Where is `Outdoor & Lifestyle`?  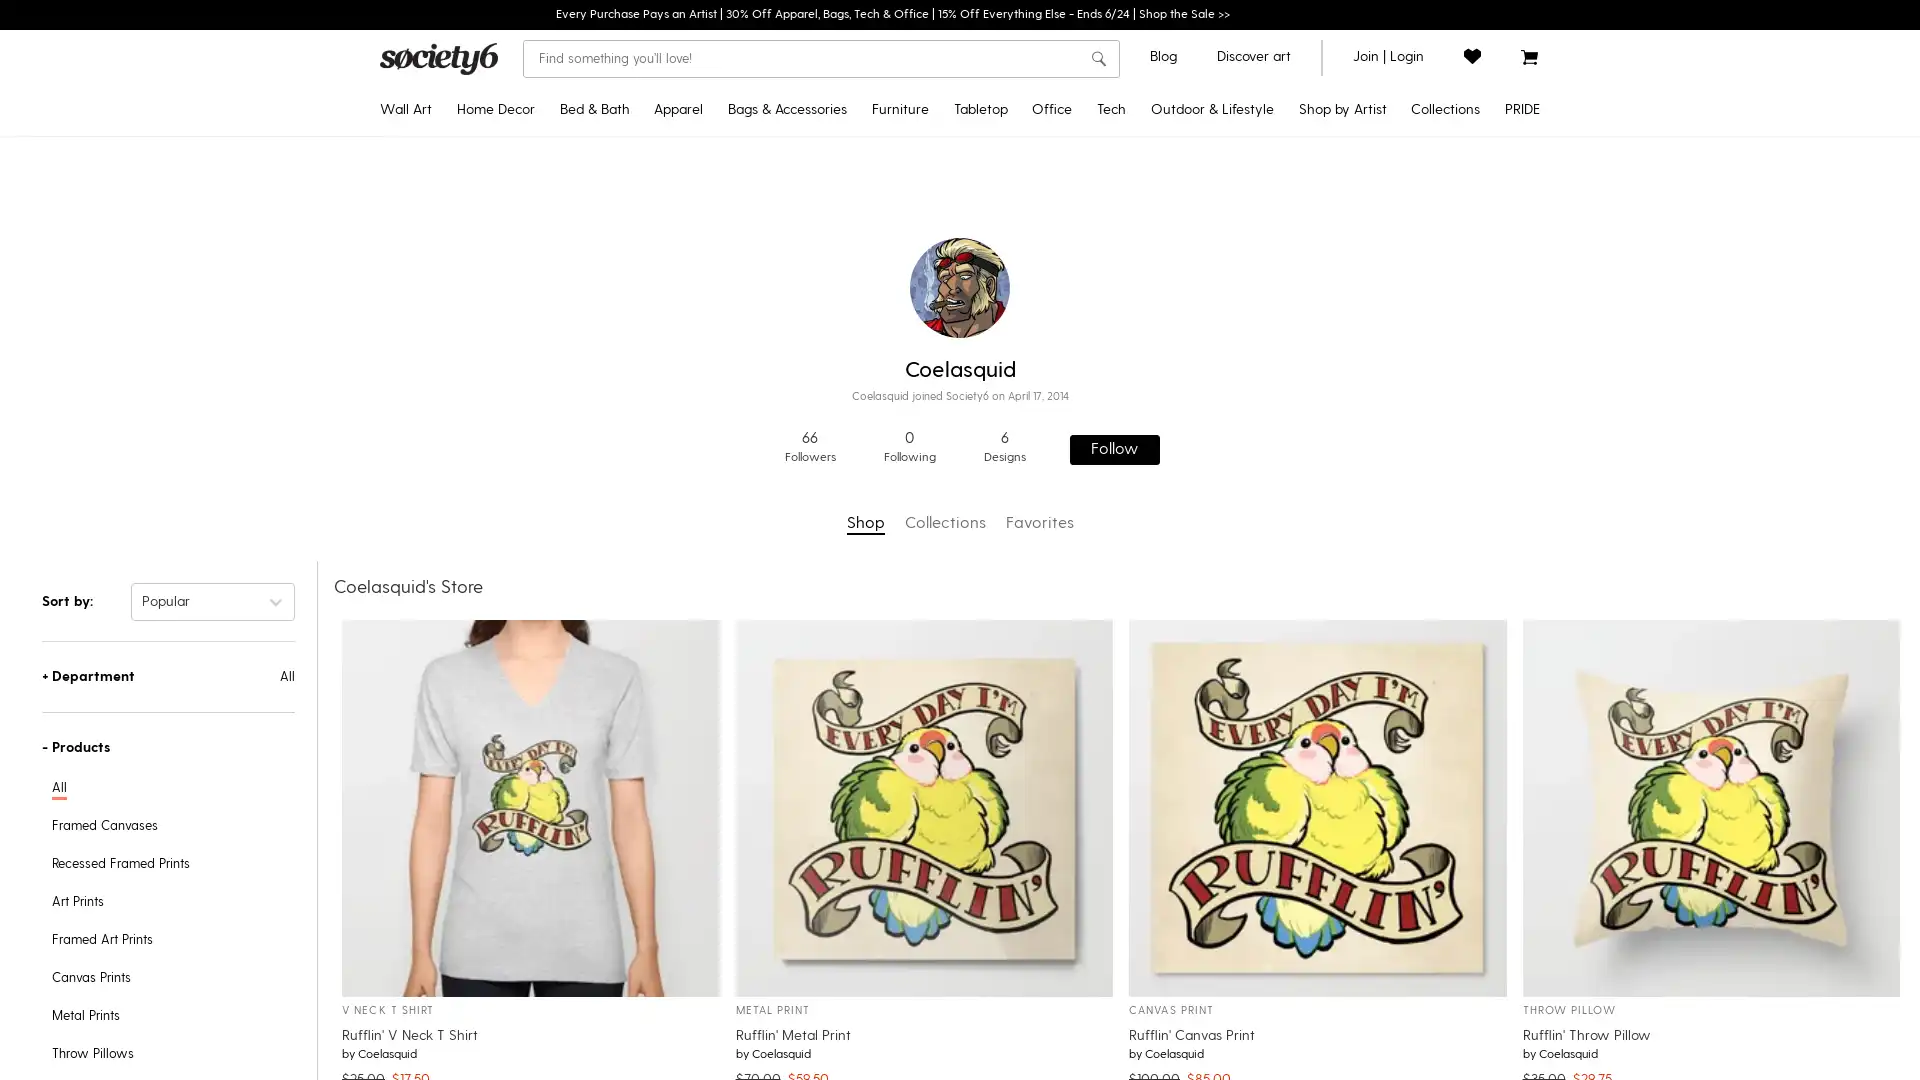
Outdoor & Lifestyle is located at coordinates (1210, 110).